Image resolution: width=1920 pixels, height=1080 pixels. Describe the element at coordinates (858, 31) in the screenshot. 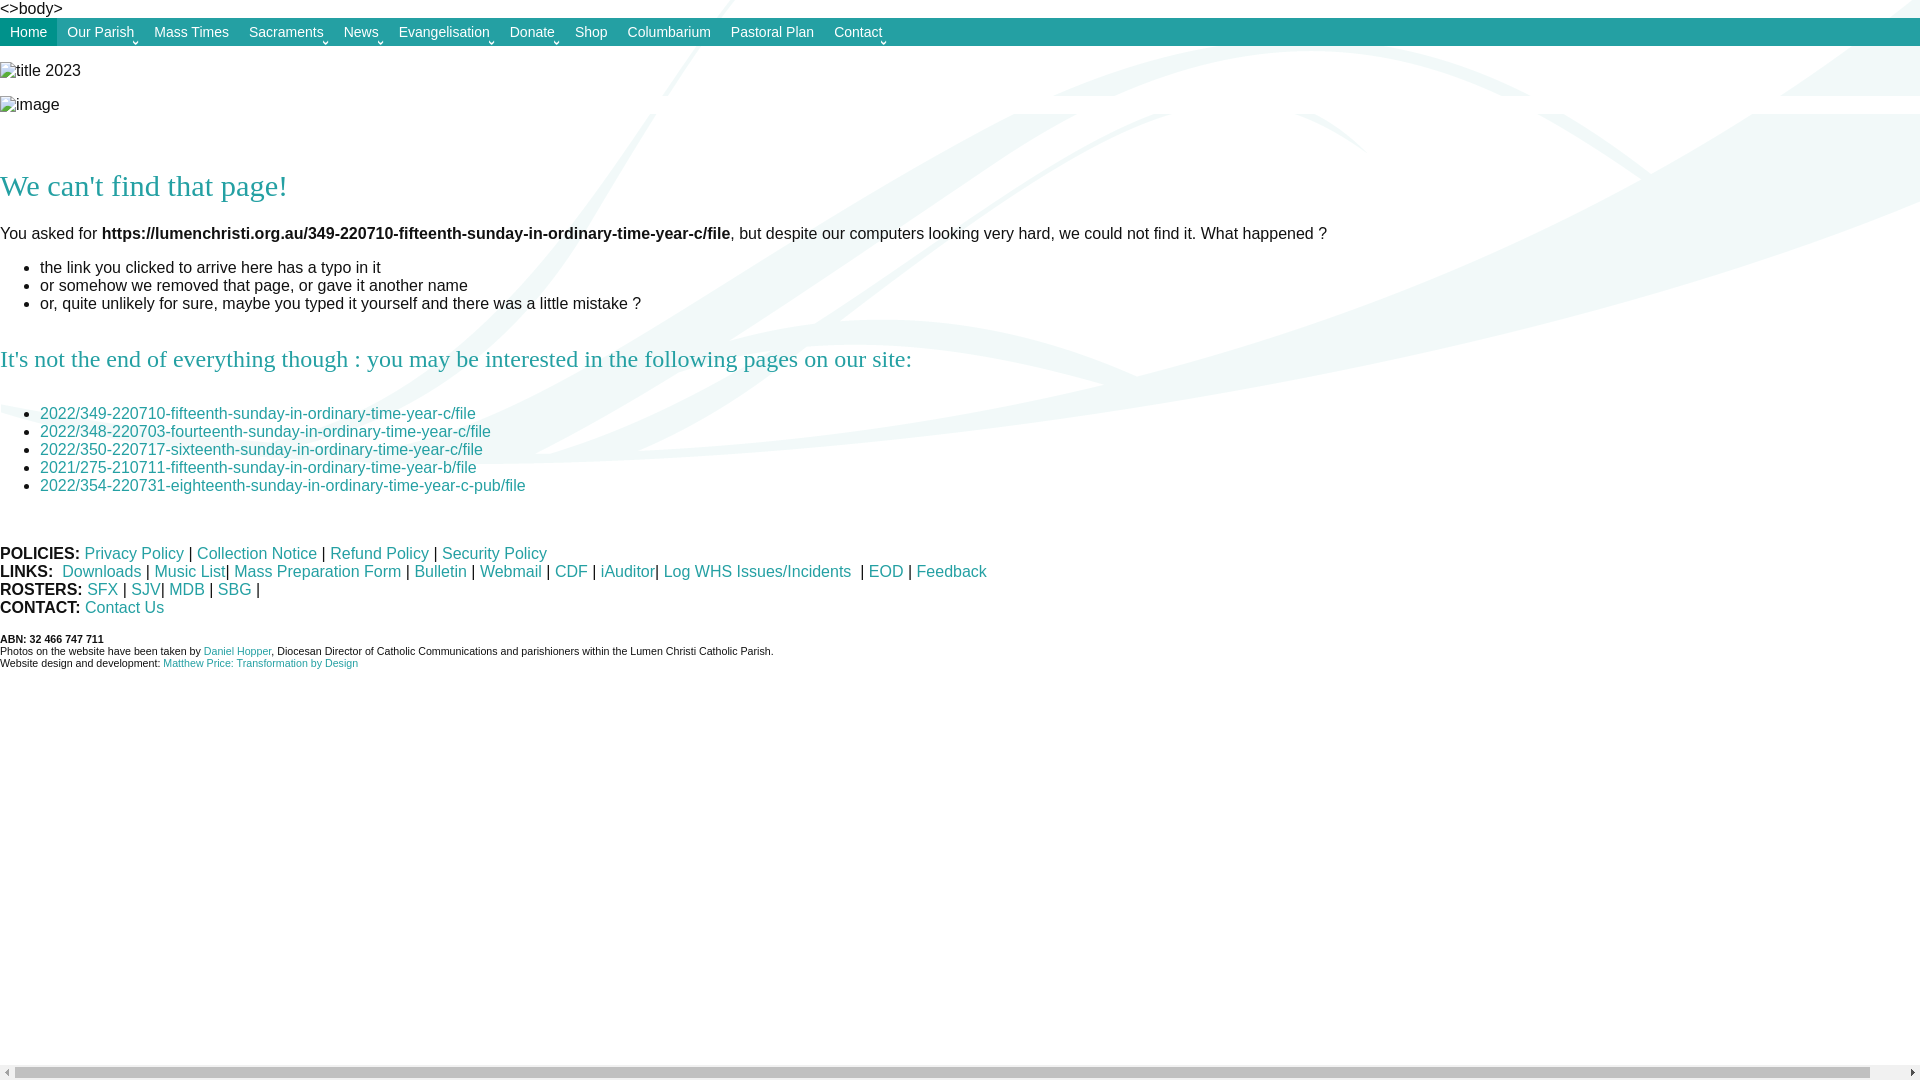

I see `'Contact` at that location.